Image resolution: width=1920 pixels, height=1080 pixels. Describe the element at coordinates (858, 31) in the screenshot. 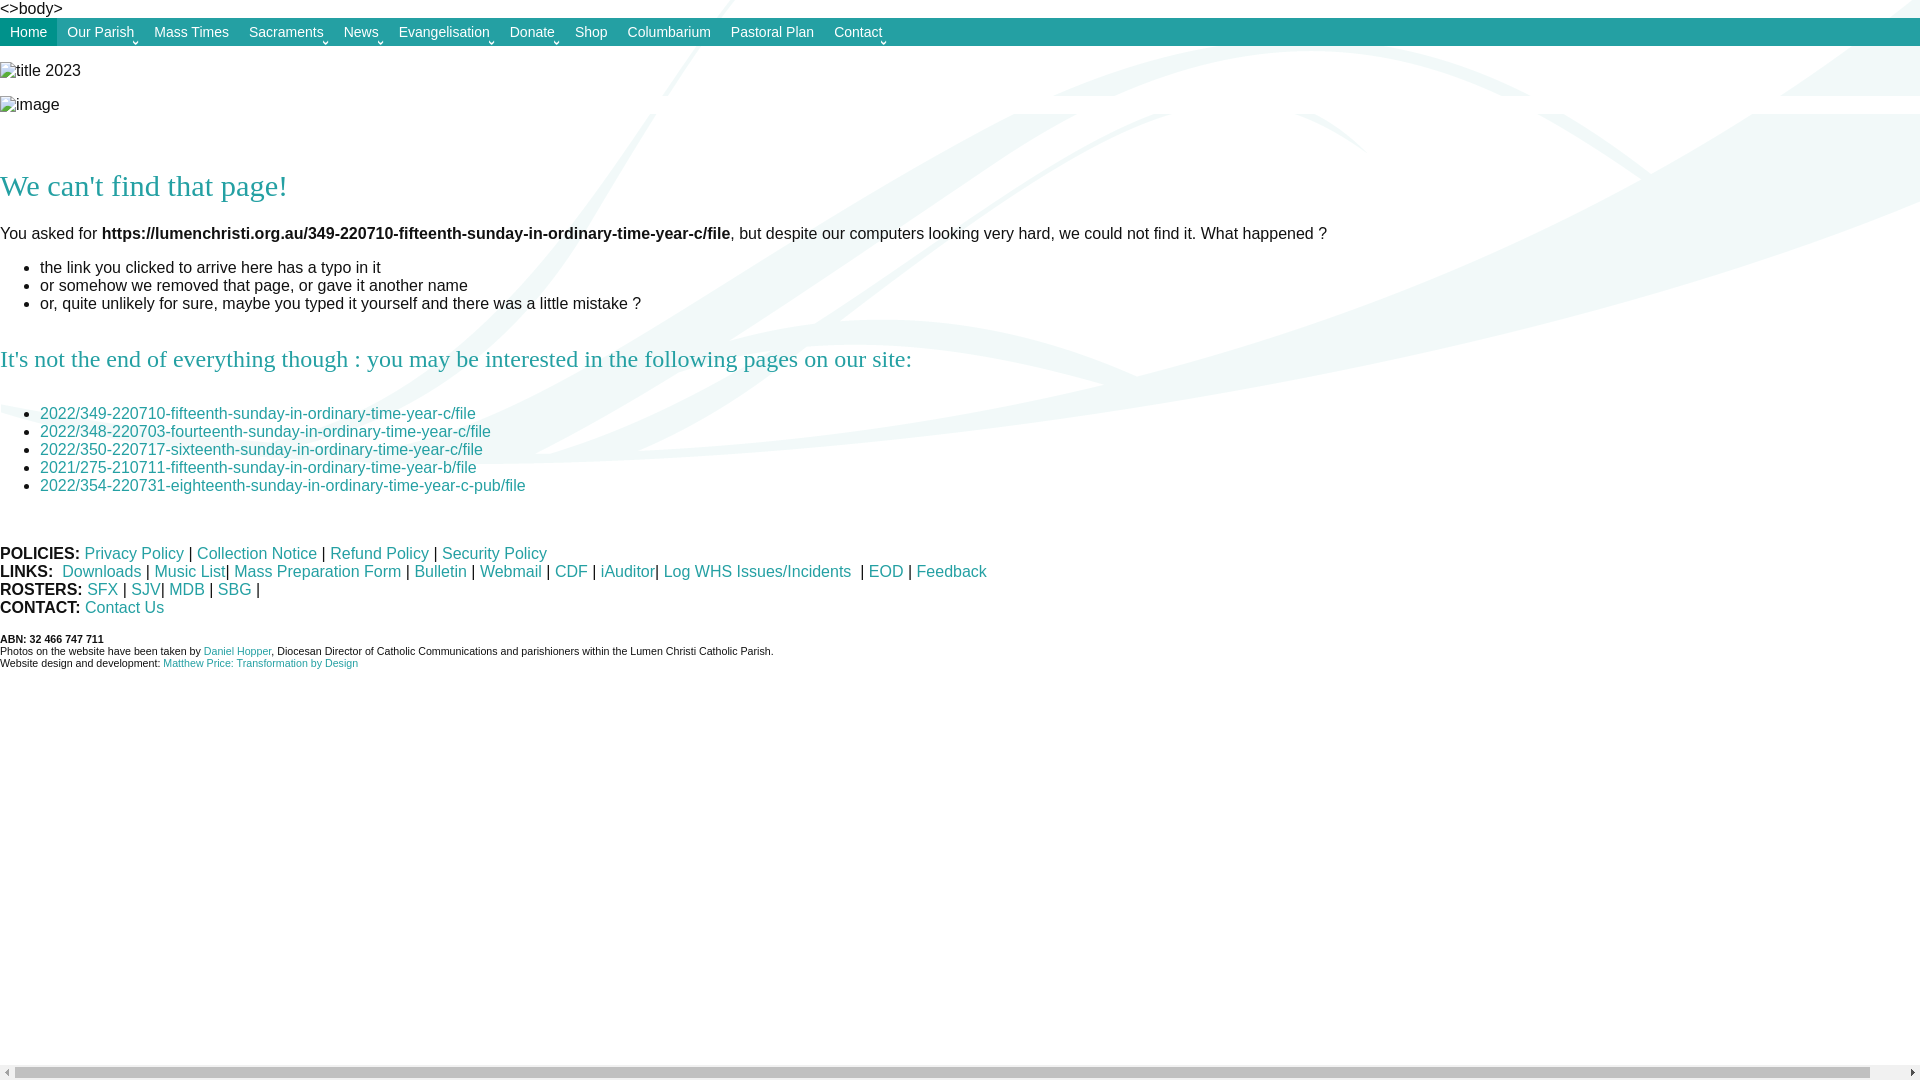

I see `'Contact` at that location.